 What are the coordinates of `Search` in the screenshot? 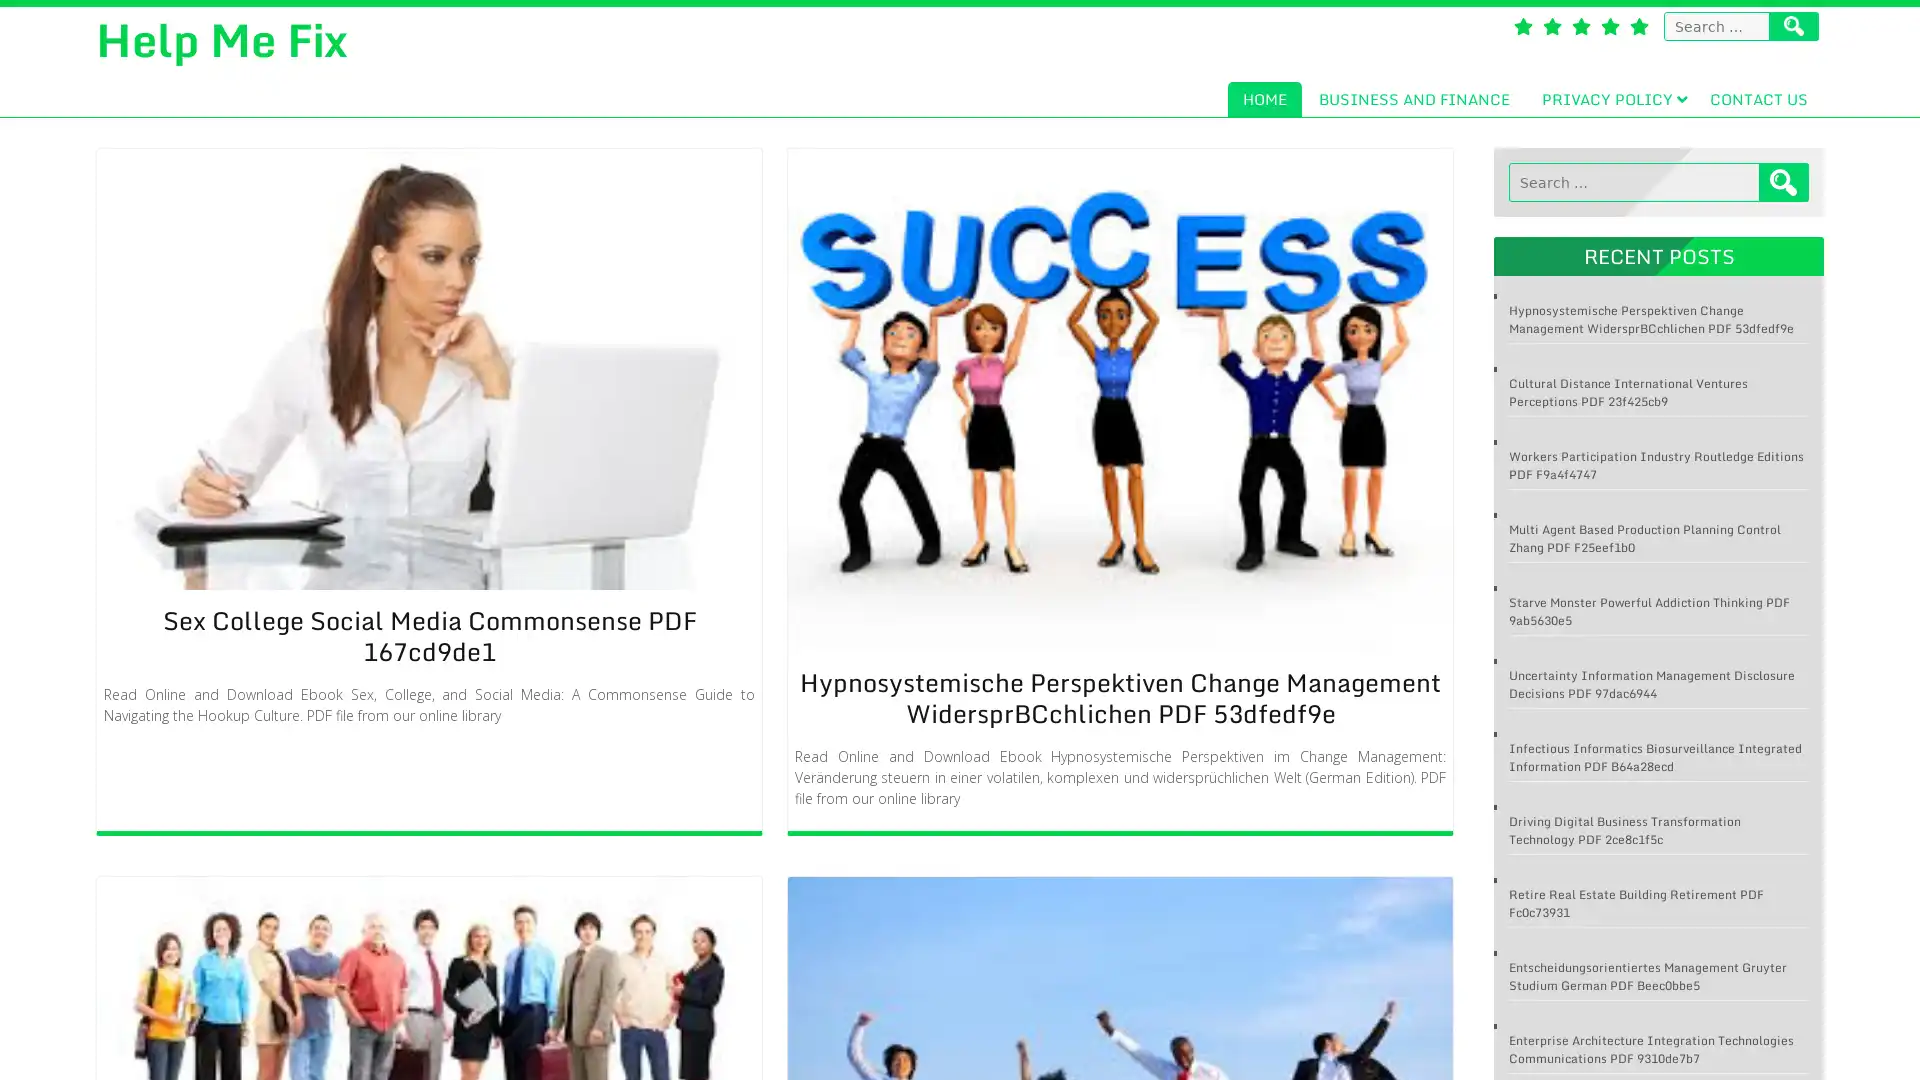 It's located at (1784, 182).